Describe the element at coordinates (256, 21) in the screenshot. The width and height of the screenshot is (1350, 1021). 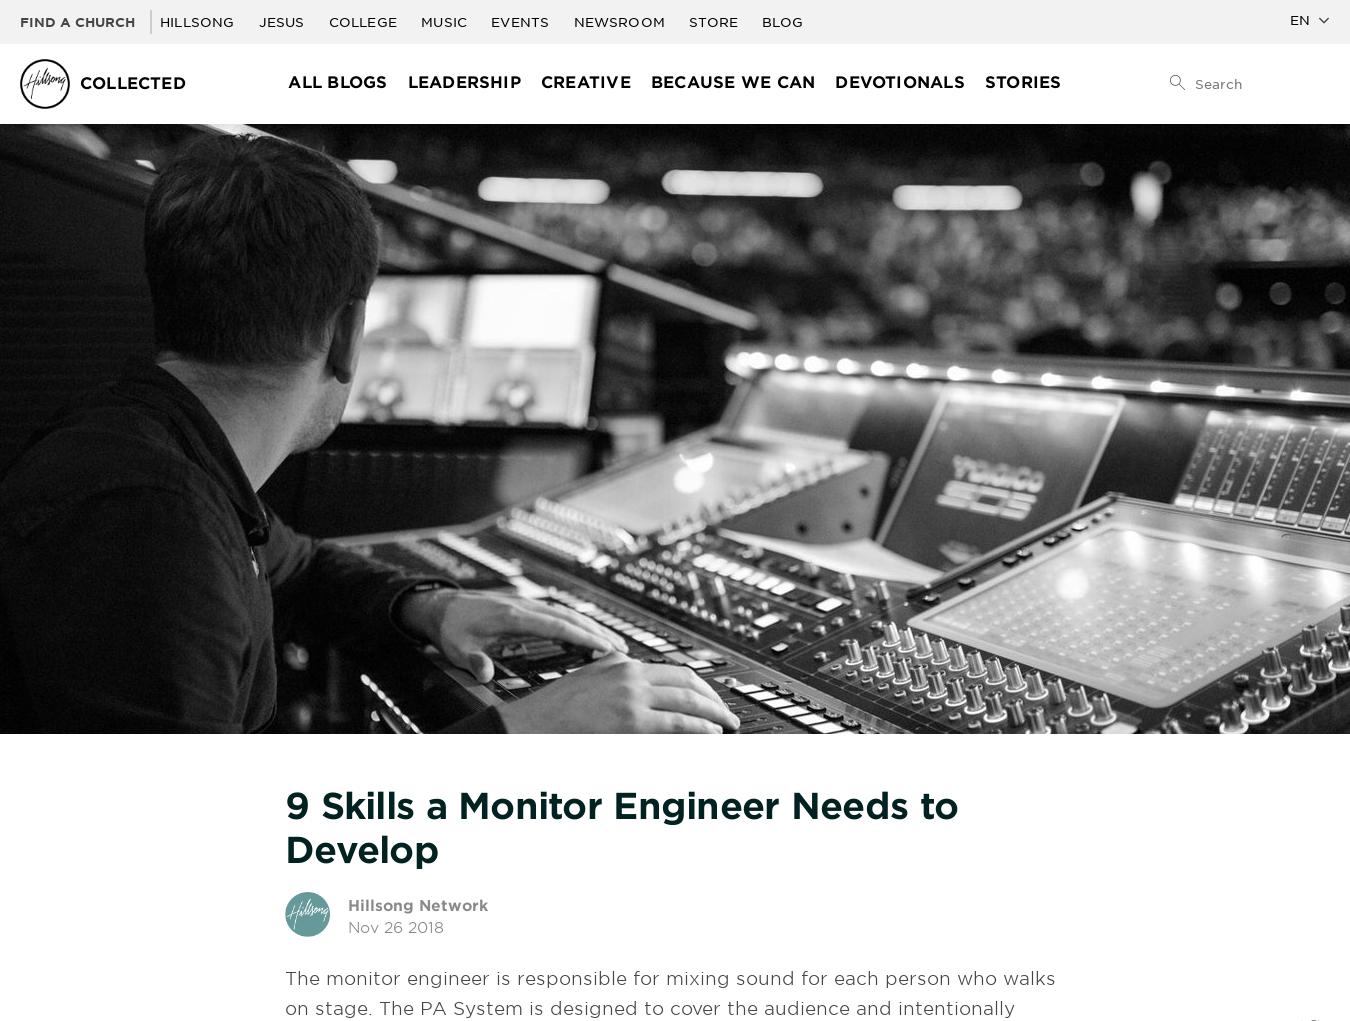
I see `'Jesus'` at that location.